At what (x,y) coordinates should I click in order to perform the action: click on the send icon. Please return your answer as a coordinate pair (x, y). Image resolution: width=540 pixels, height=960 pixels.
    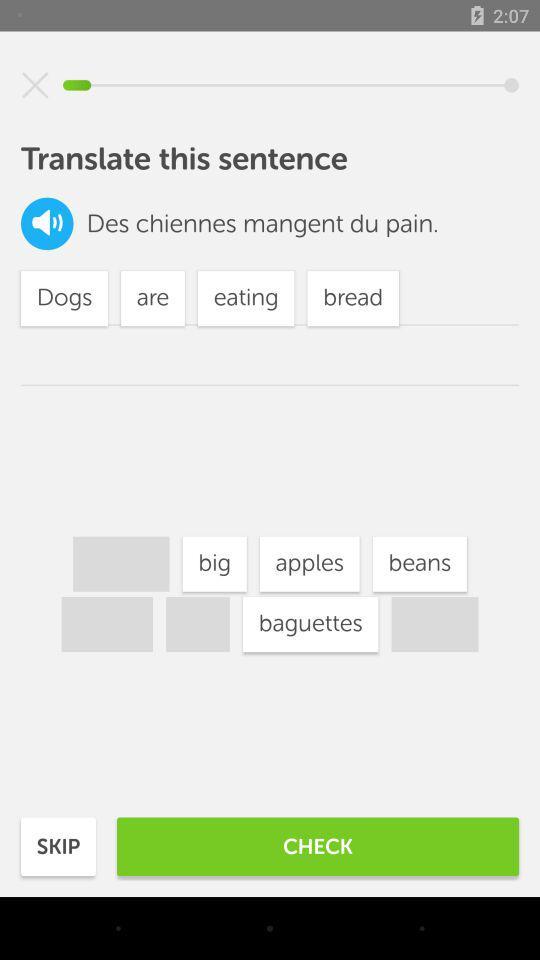
    Looking at the image, I should click on (35, 85).